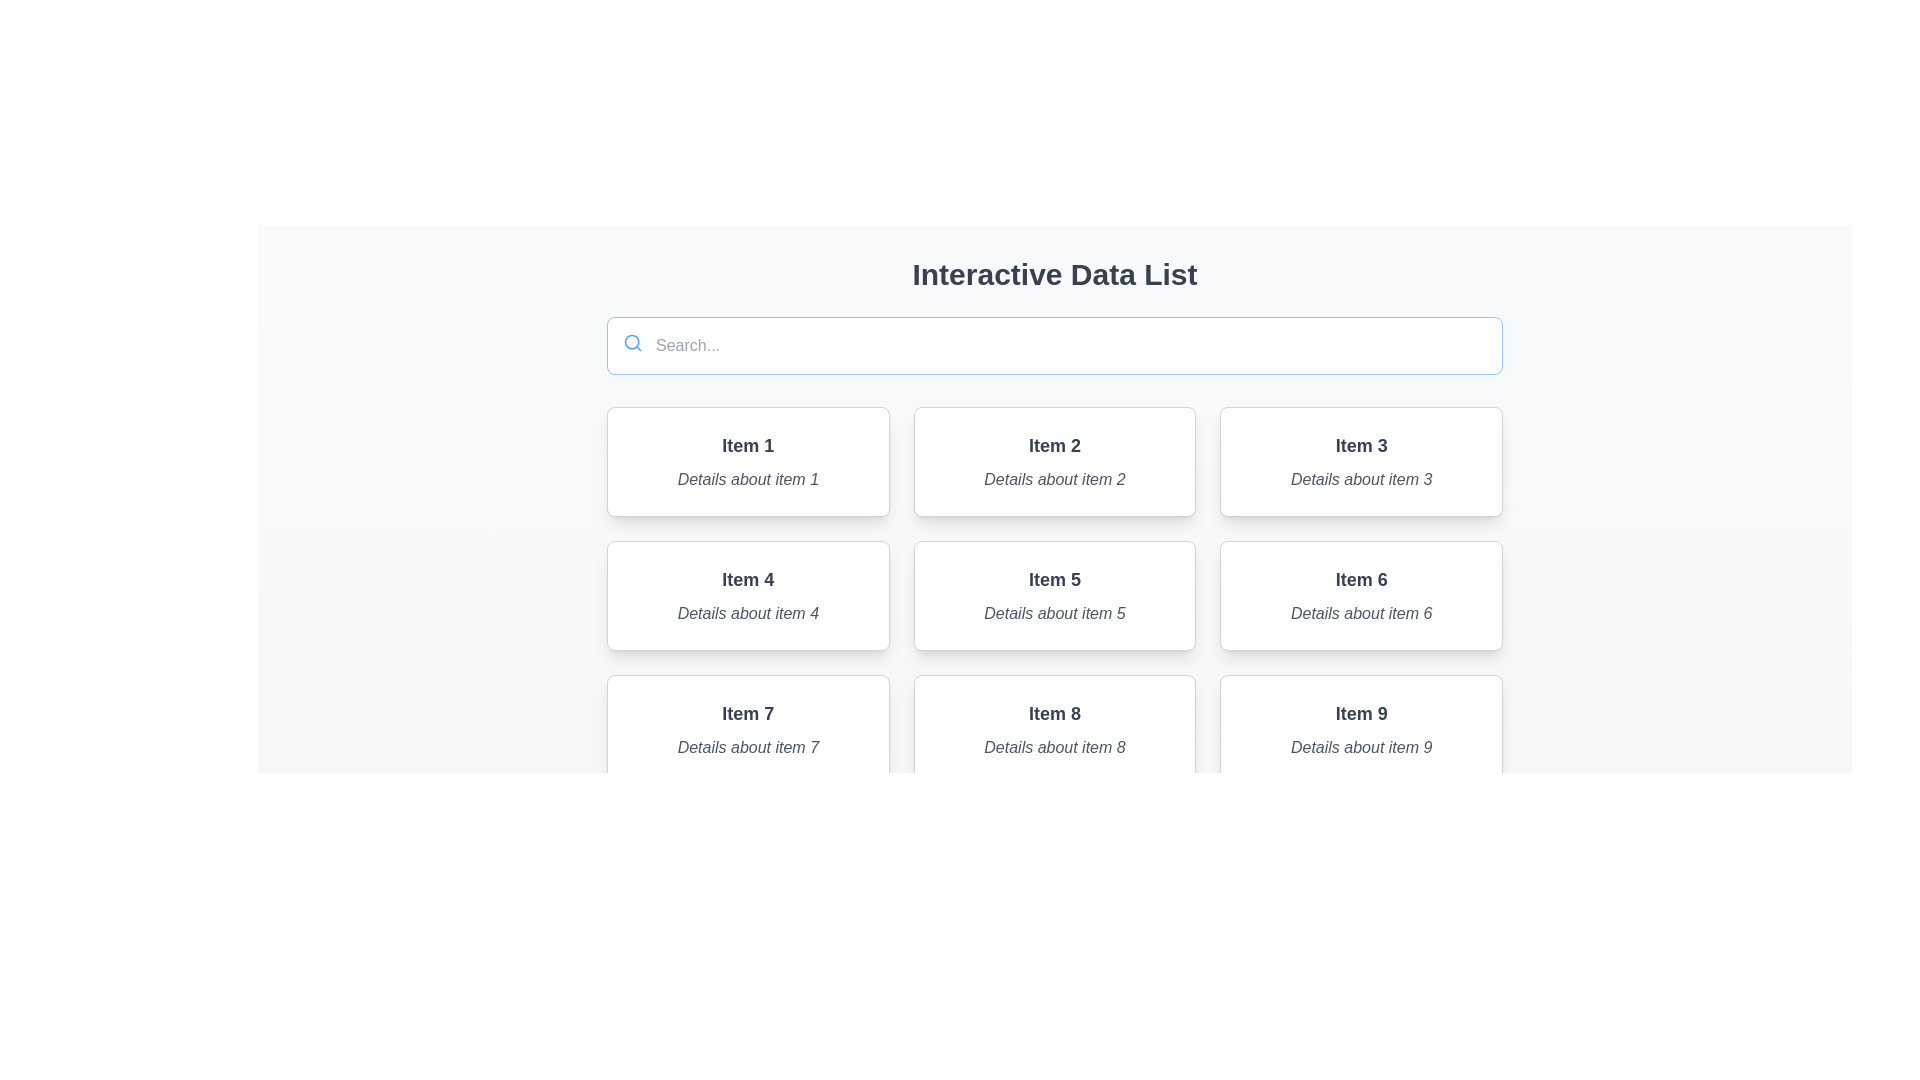 The width and height of the screenshot is (1920, 1080). Describe the element at coordinates (631, 341) in the screenshot. I see `the decorative circle within the magnifying glass icon located at the top left of the search text box` at that location.